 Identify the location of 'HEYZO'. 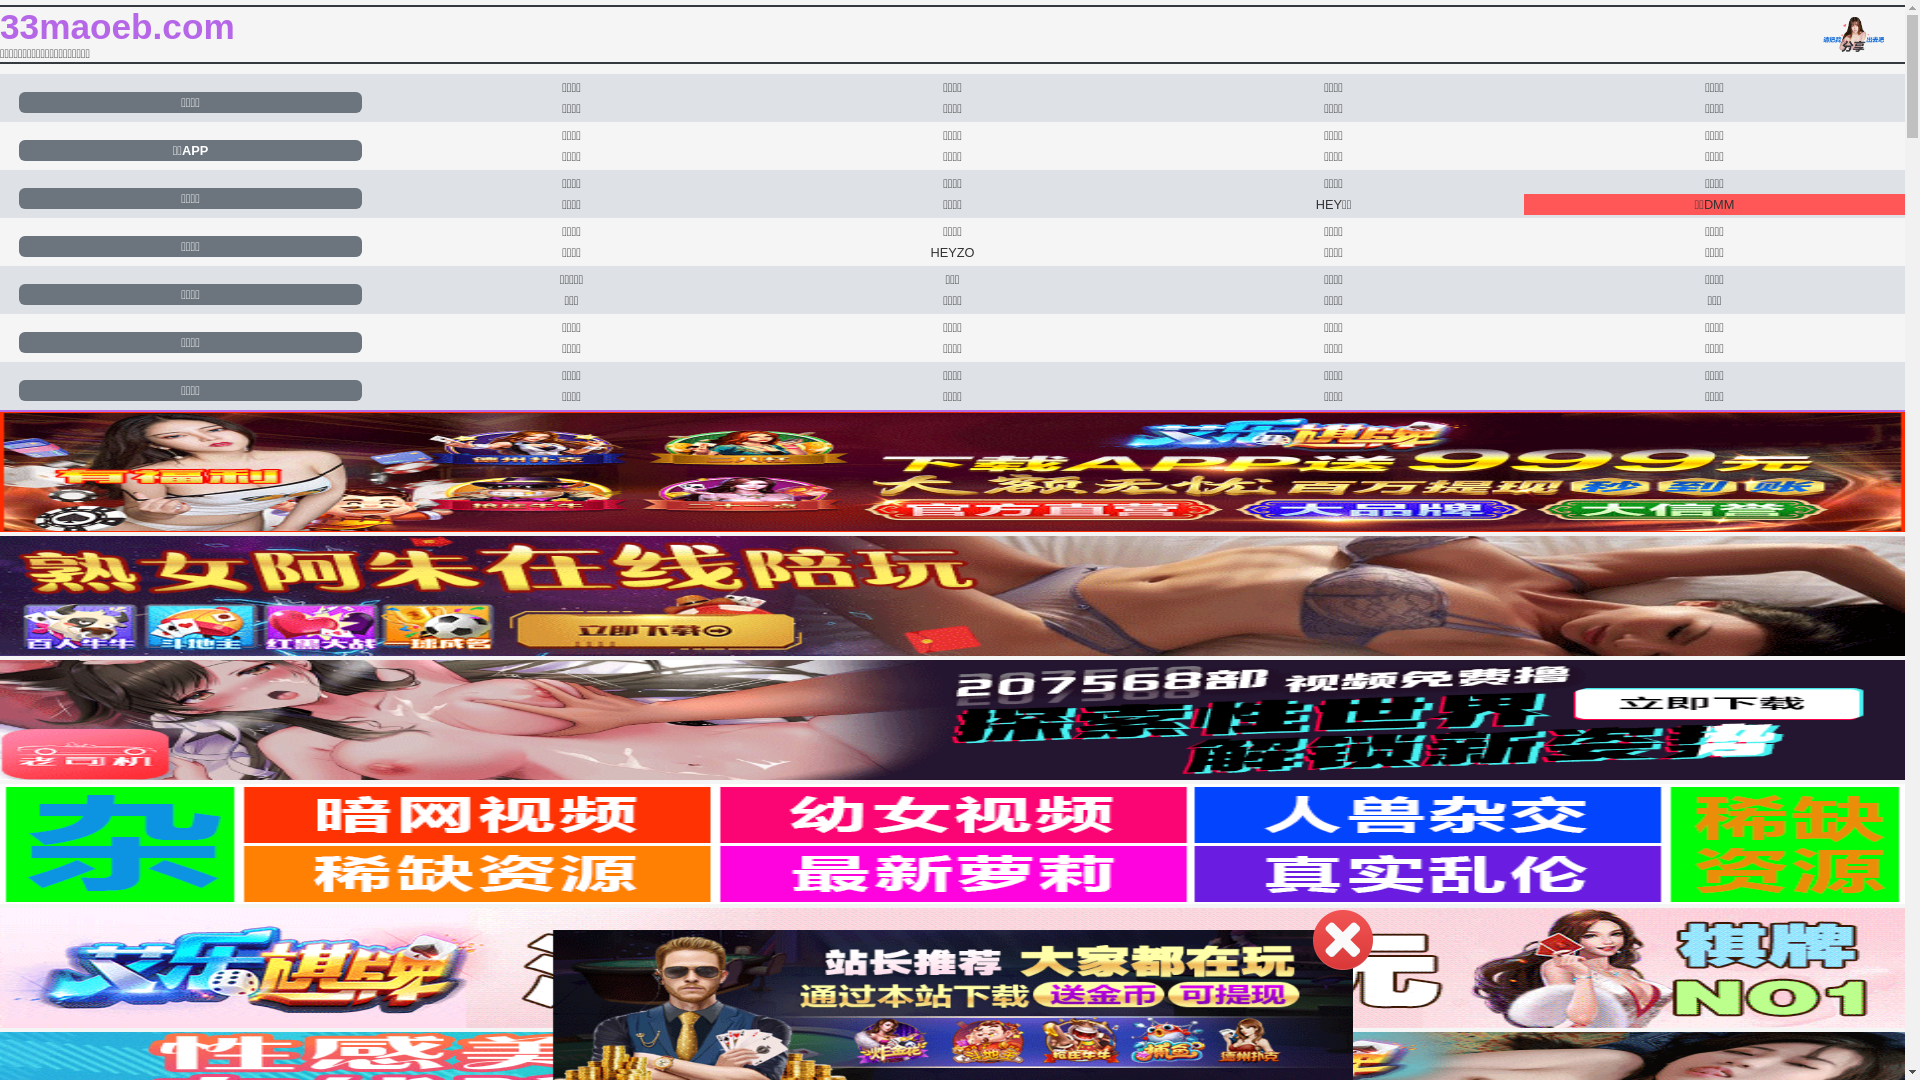
(951, 251).